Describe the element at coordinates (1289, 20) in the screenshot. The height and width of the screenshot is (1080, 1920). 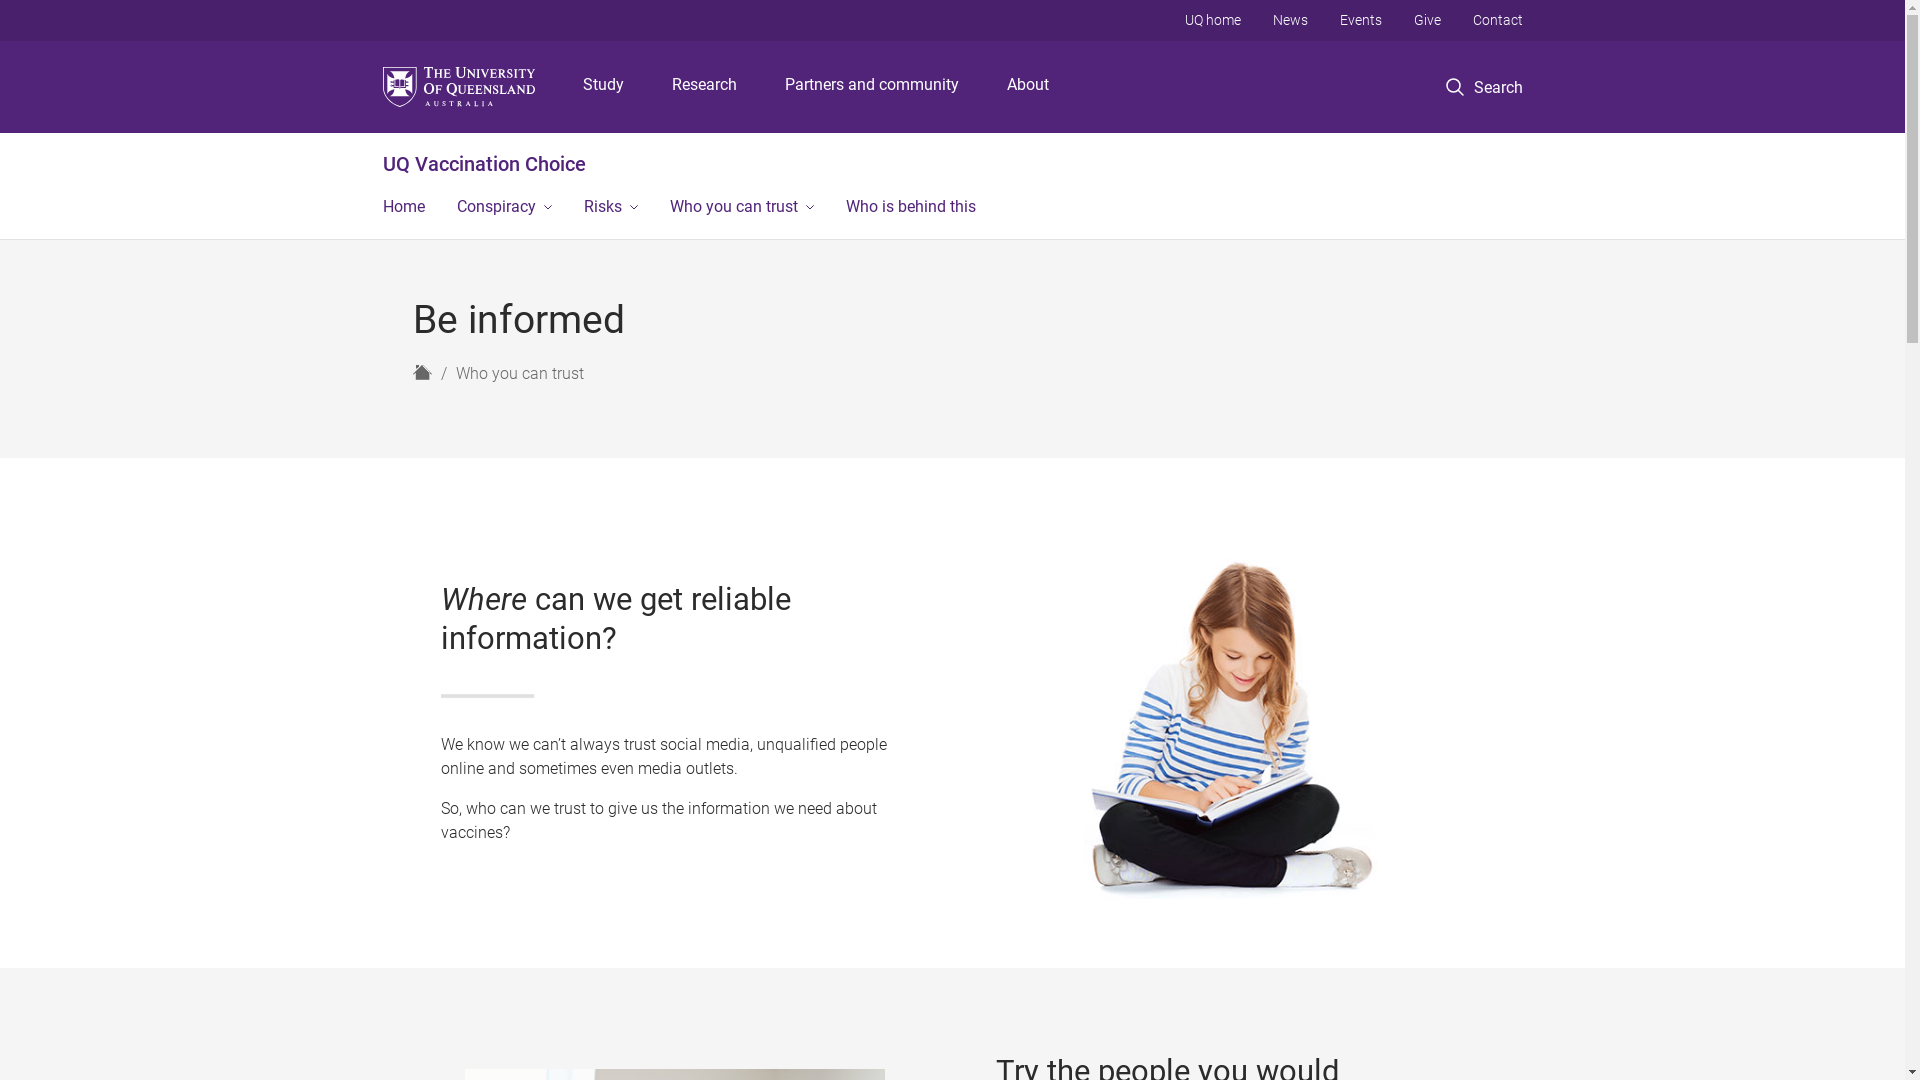
I see `'News'` at that location.